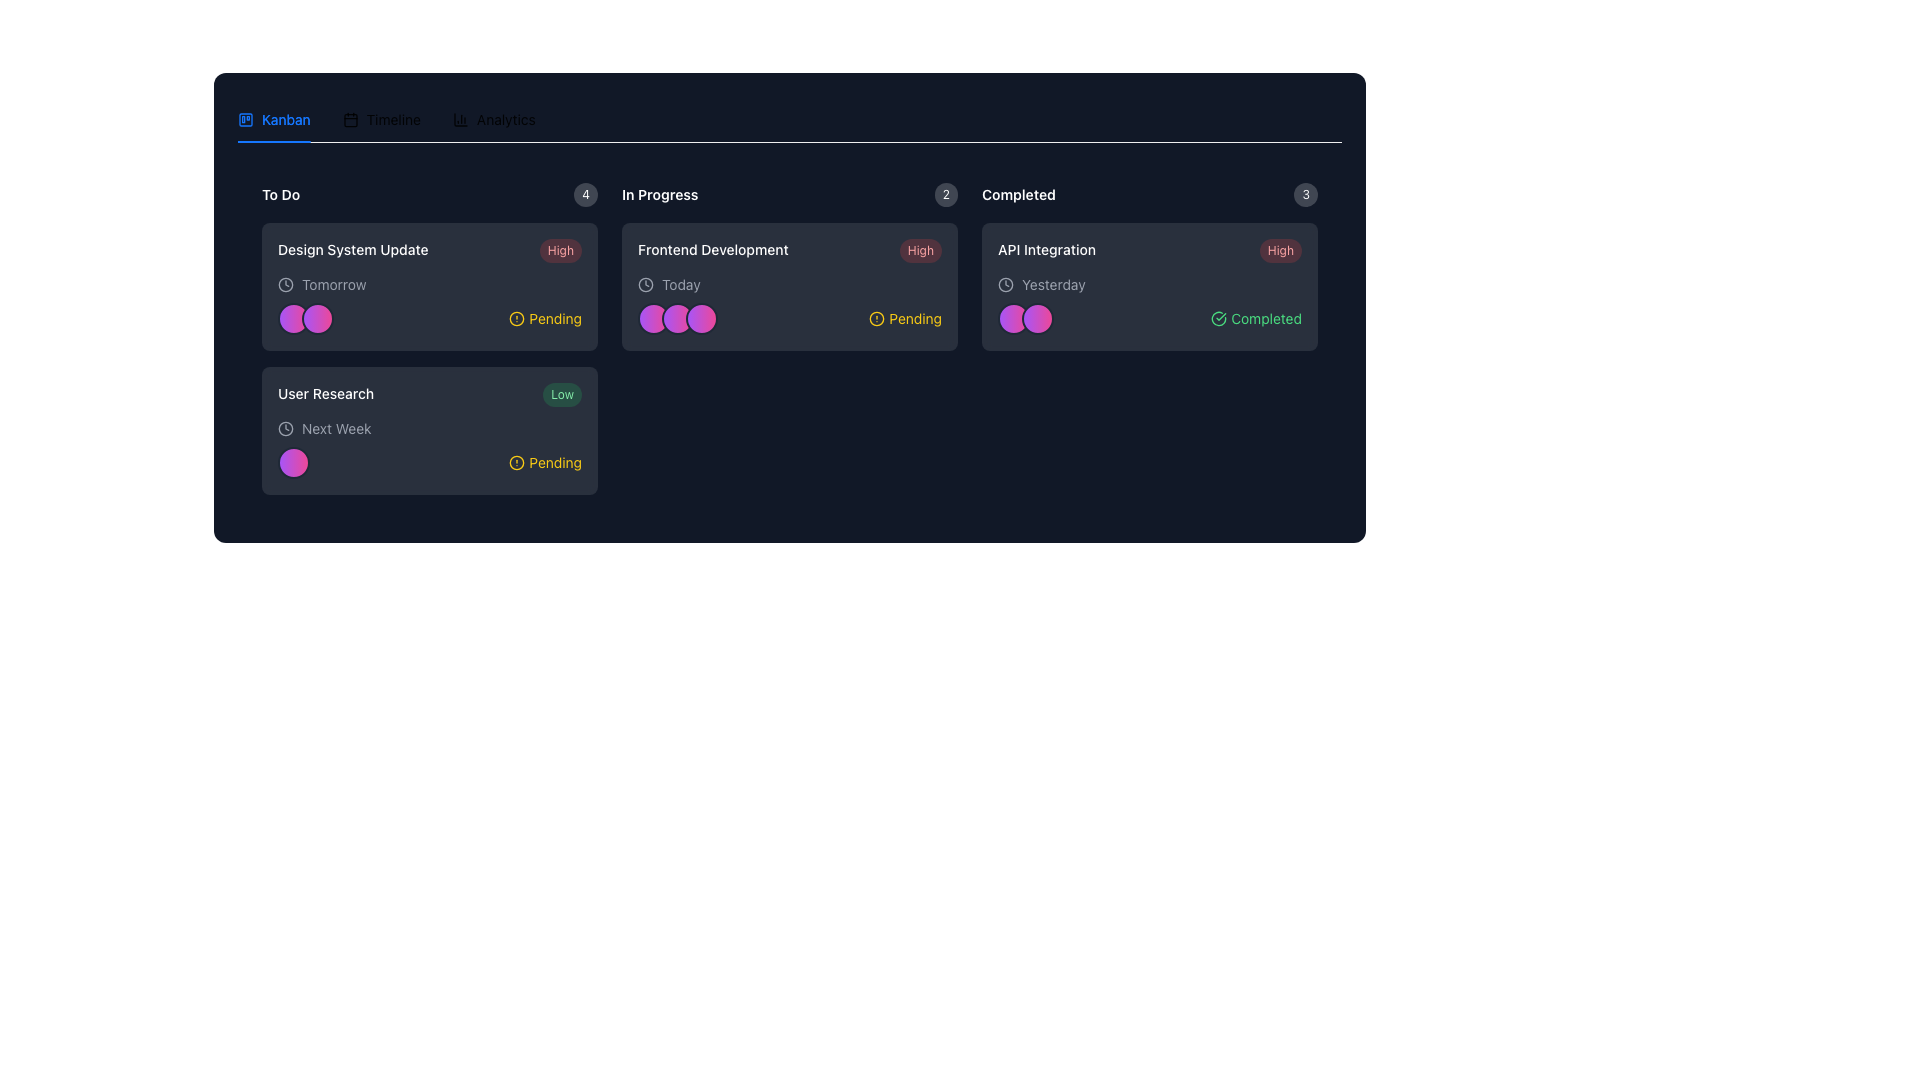 The width and height of the screenshot is (1920, 1080). I want to click on the timestamp label for the 'User Research' task located in the 'To Do' column of the Kanban interface, which indicates its scheduled date for next week, so click(336, 427).